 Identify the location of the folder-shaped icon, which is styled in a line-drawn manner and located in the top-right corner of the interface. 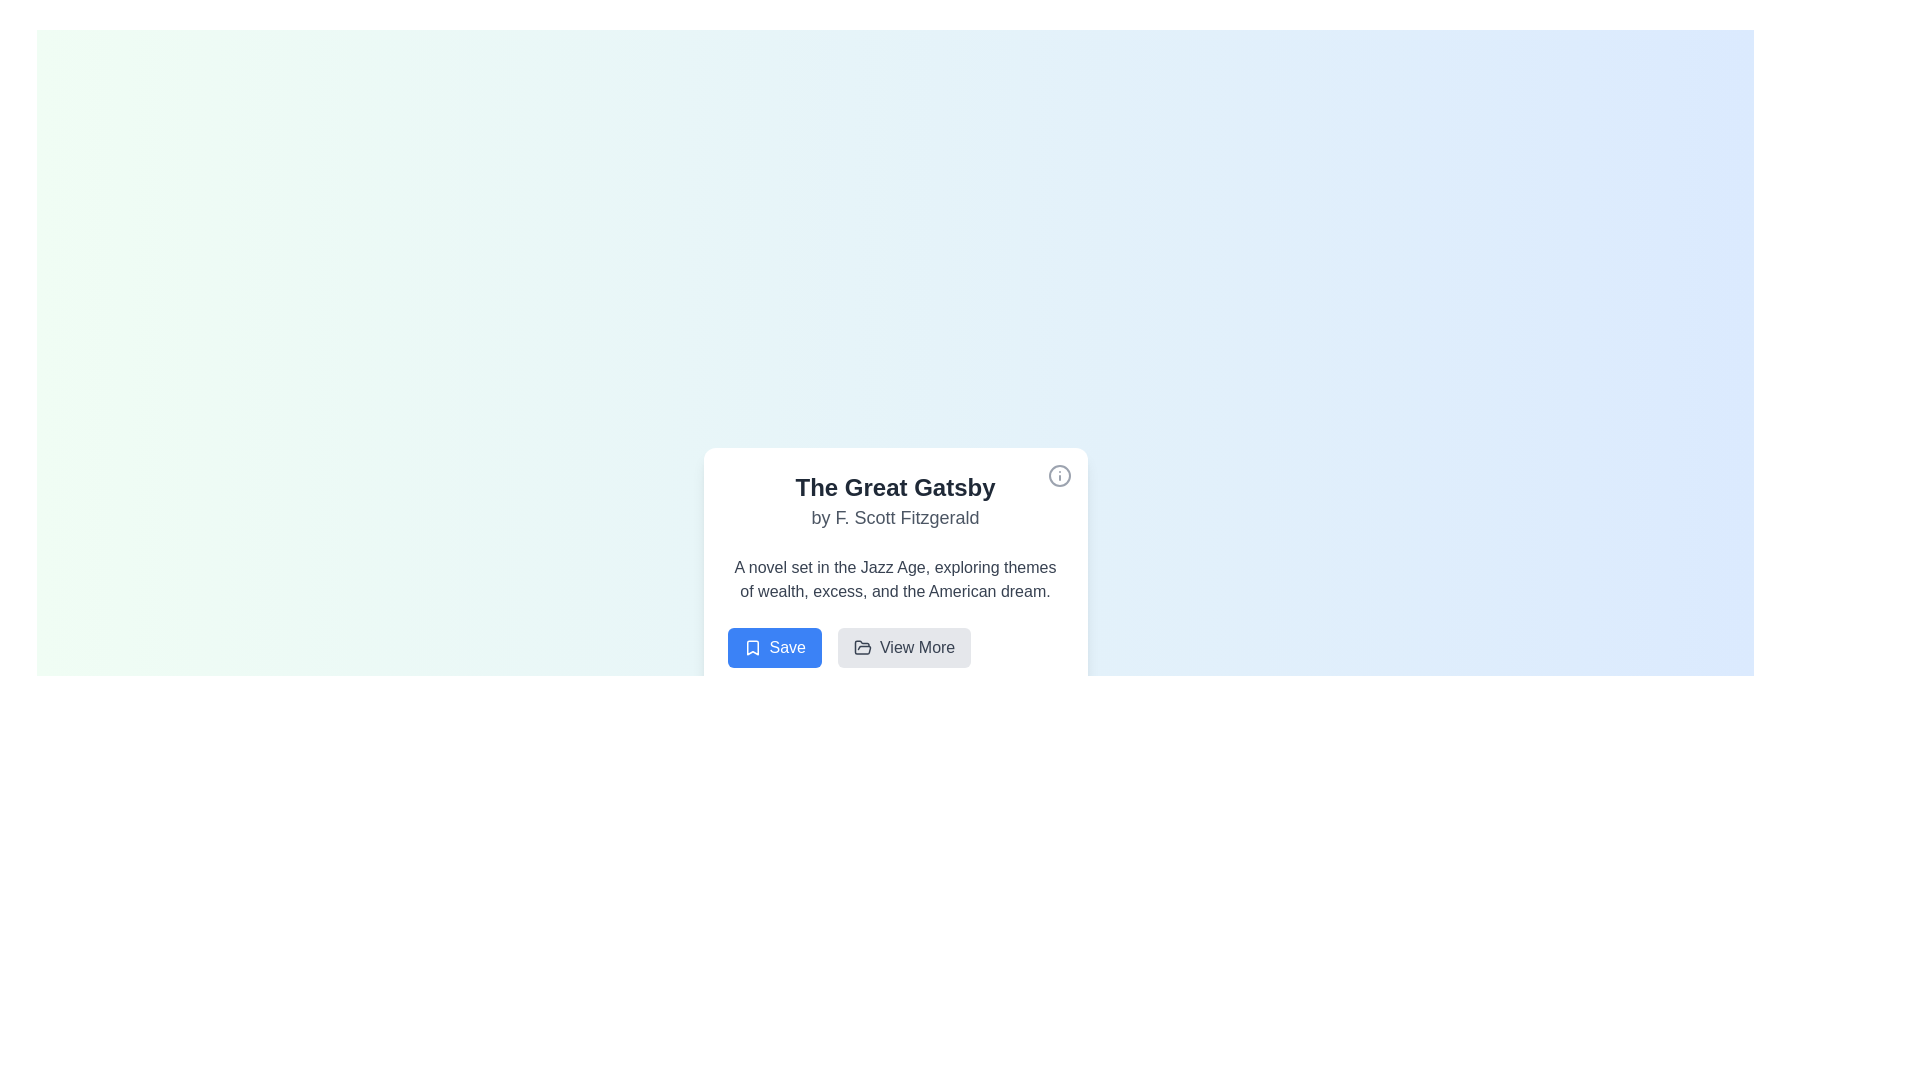
(863, 647).